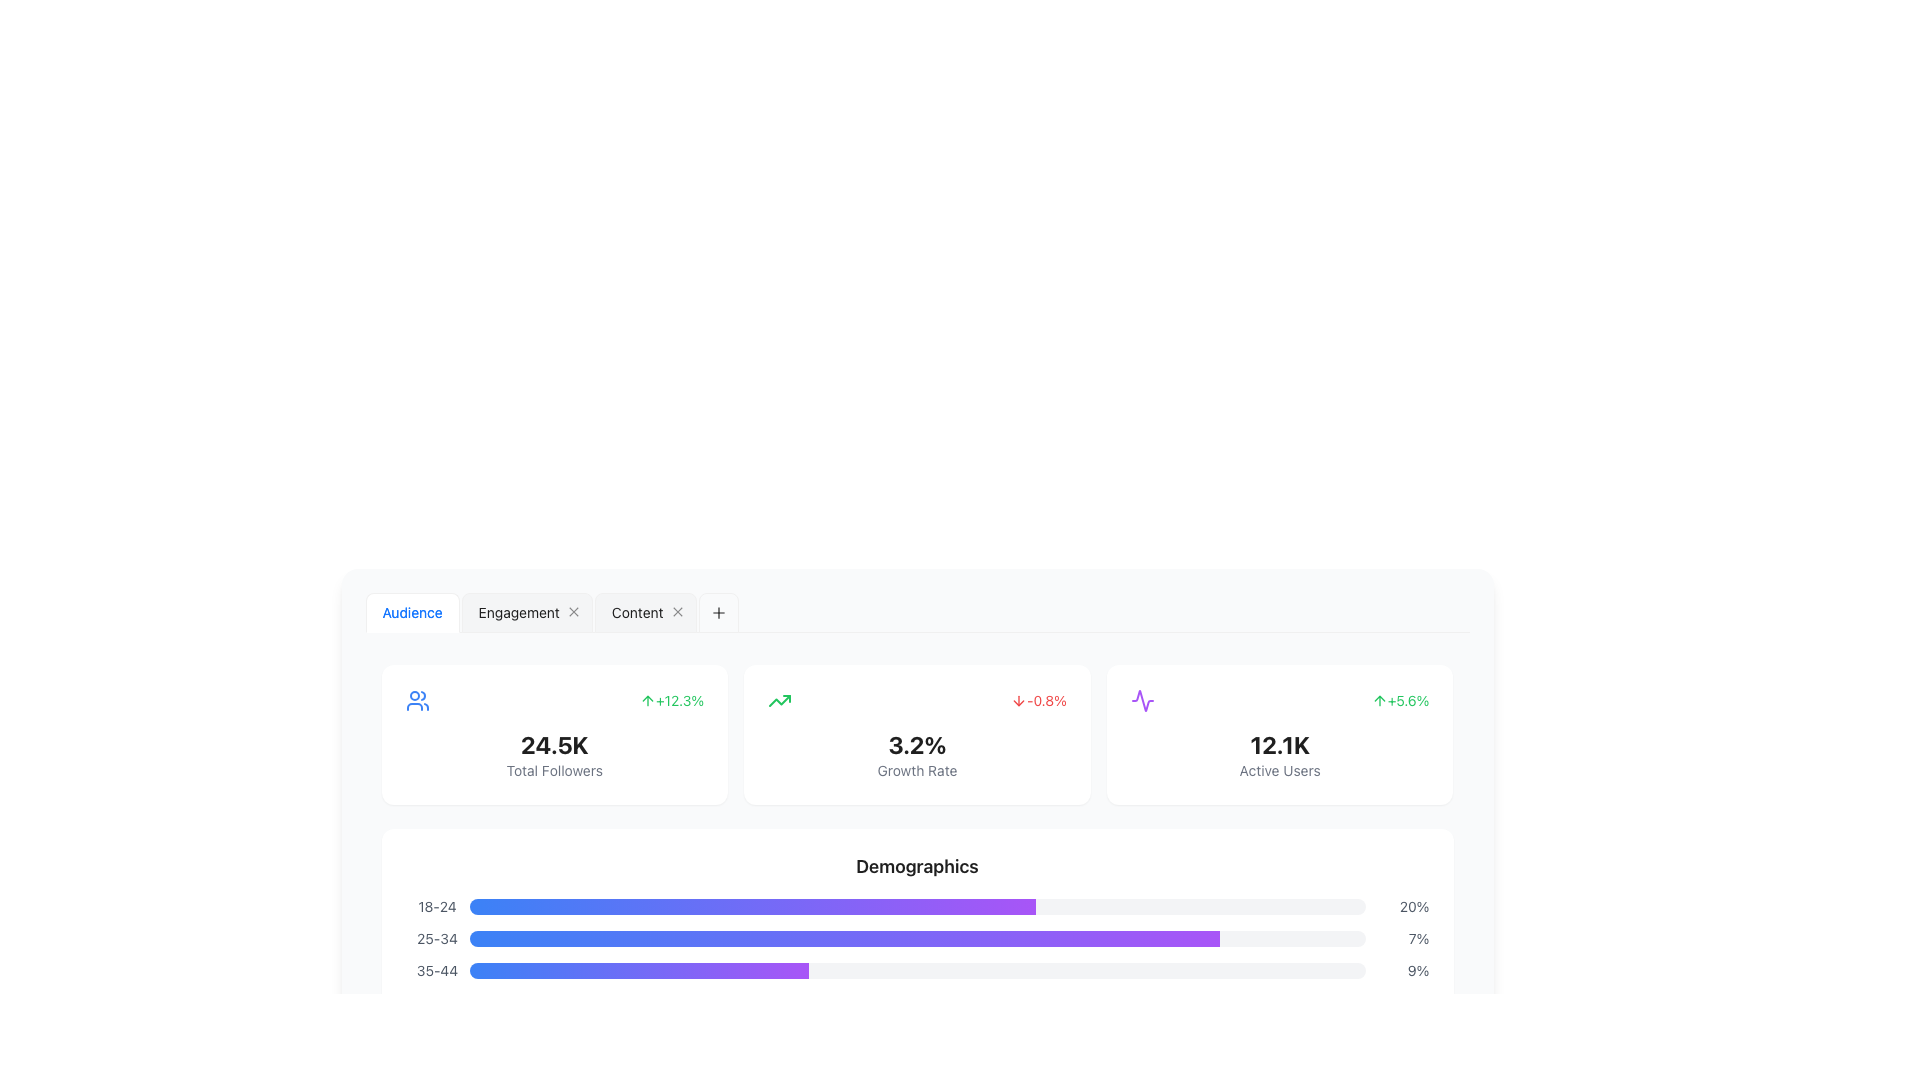 The width and height of the screenshot is (1920, 1080). I want to click on the 'Content' tab, which is the third tab from the left in the tab list, so click(645, 612).